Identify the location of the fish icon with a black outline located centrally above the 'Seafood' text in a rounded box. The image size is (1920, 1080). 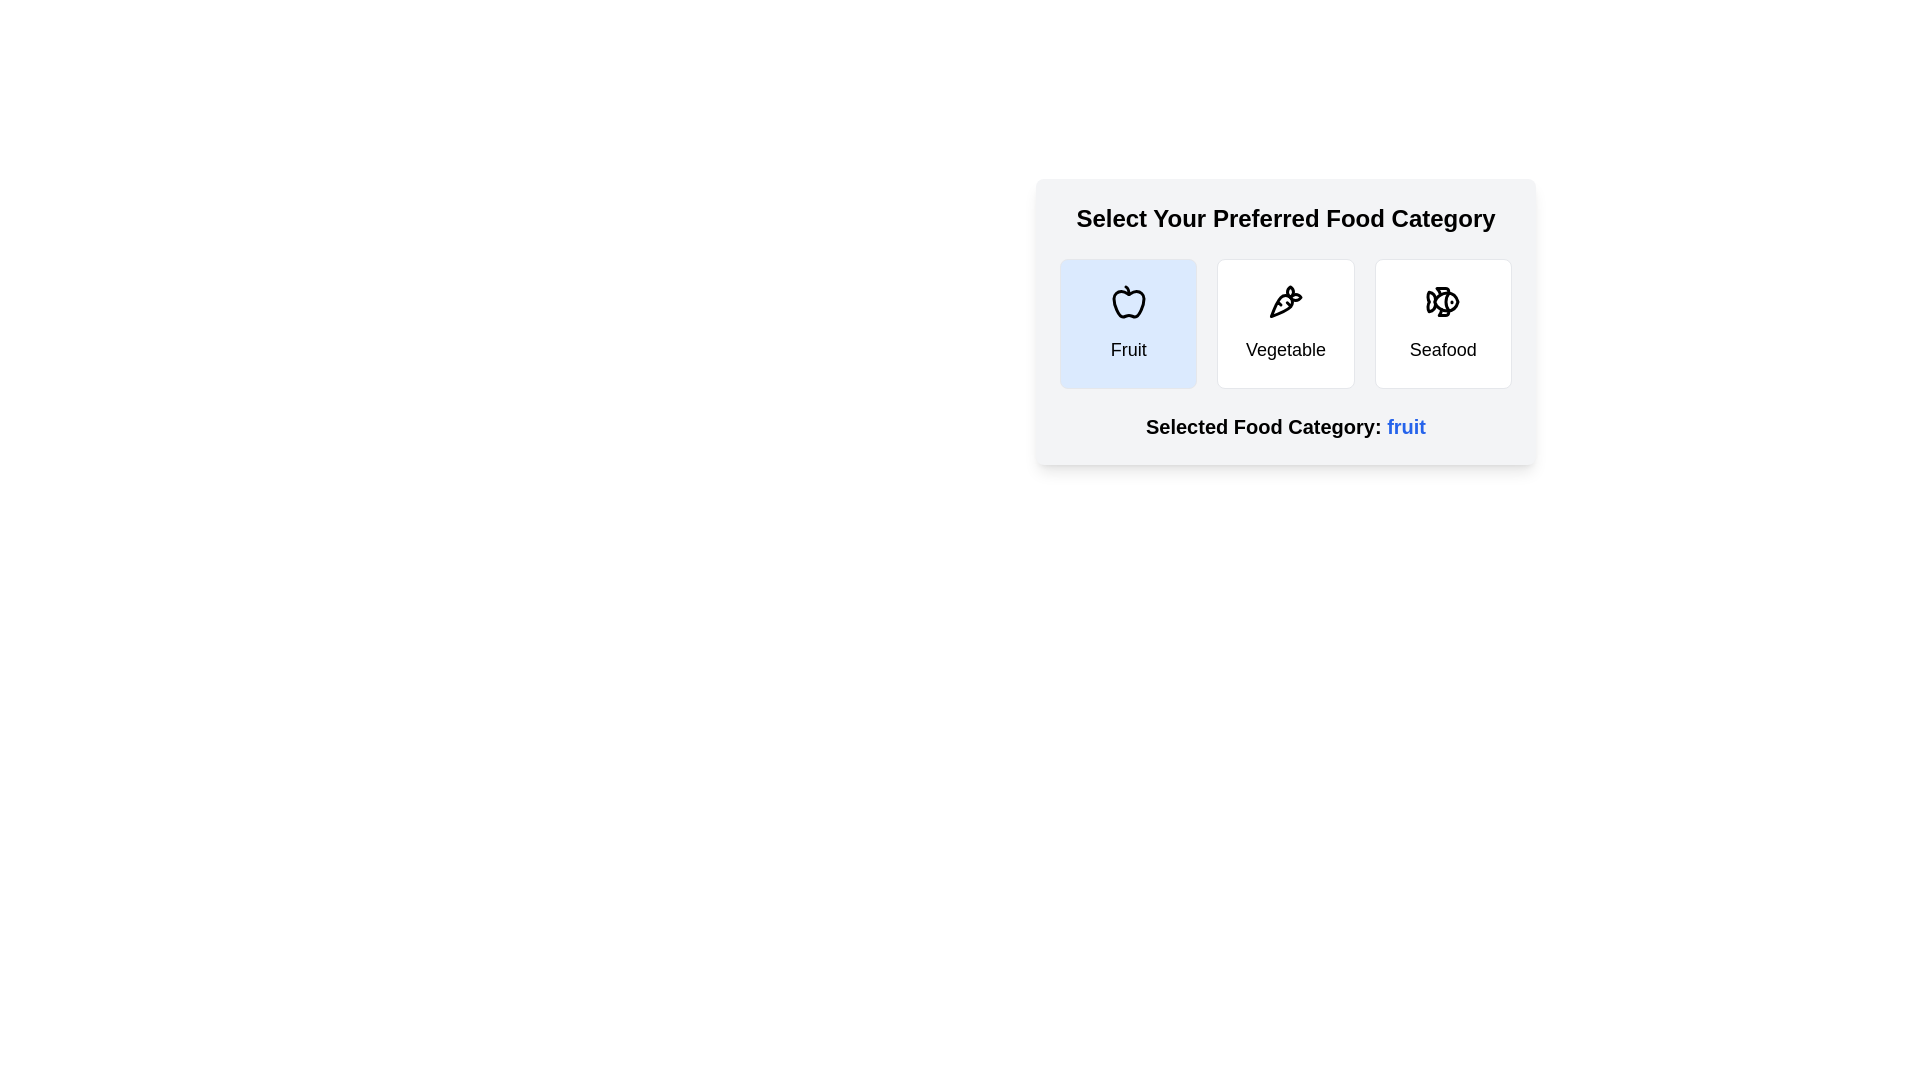
(1443, 301).